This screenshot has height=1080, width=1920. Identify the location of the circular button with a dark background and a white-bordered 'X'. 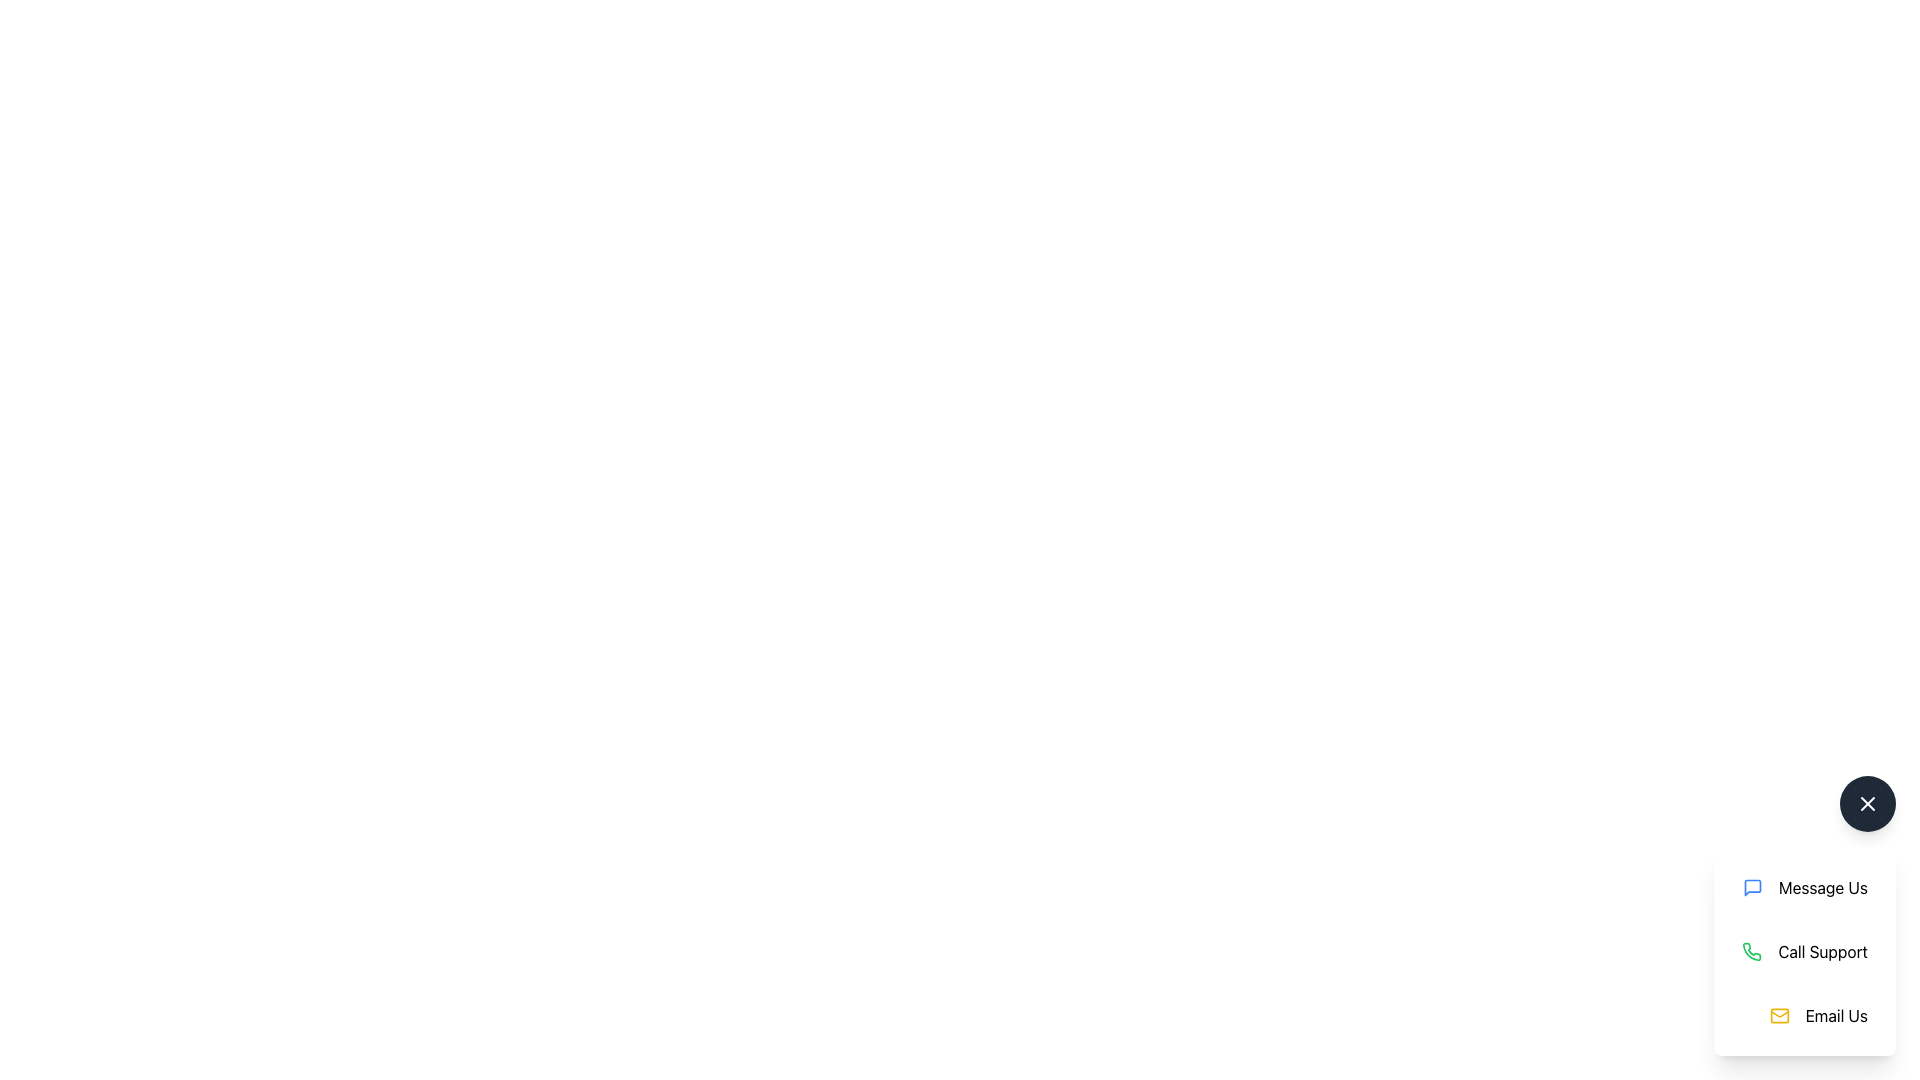
(1866, 802).